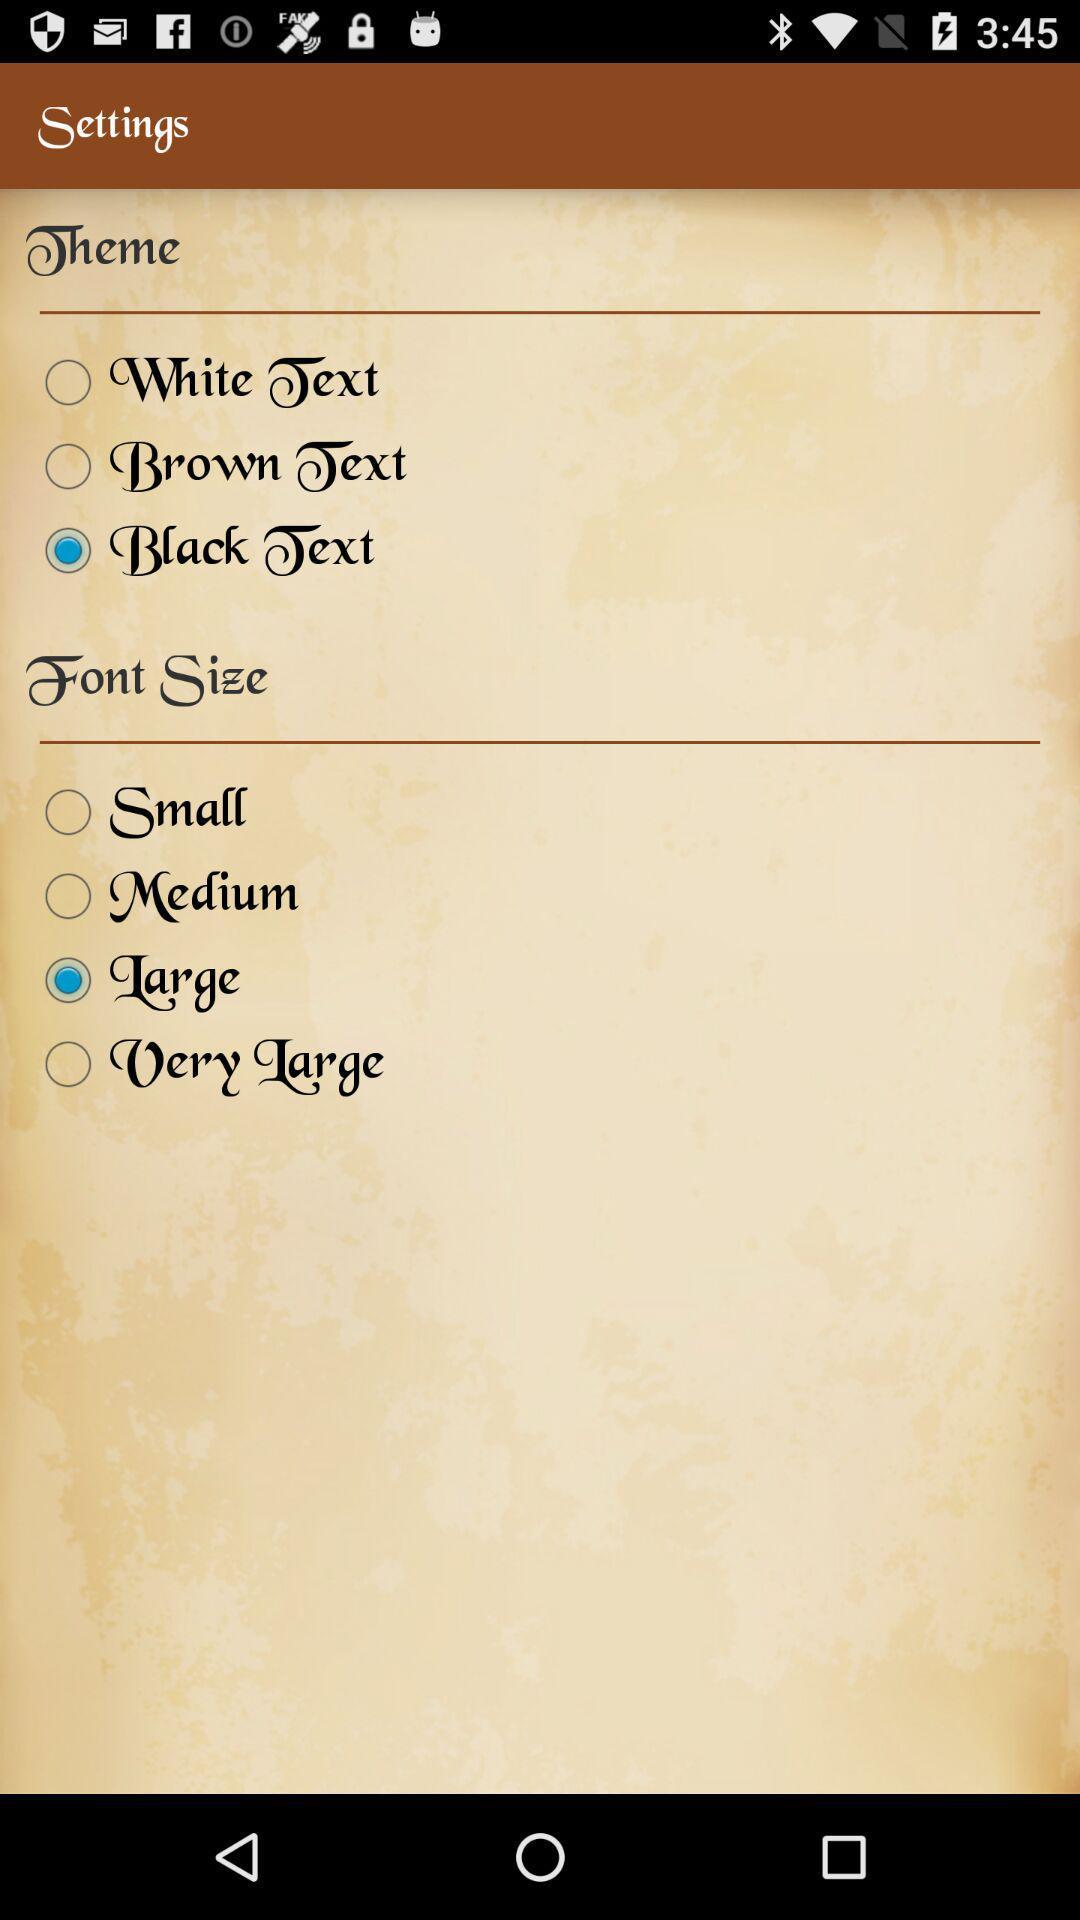 The image size is (1080, 1920). What do you see at coordinates (216, 465) in the screenshot?
I see `brown text` at bounding box center [216, 465].